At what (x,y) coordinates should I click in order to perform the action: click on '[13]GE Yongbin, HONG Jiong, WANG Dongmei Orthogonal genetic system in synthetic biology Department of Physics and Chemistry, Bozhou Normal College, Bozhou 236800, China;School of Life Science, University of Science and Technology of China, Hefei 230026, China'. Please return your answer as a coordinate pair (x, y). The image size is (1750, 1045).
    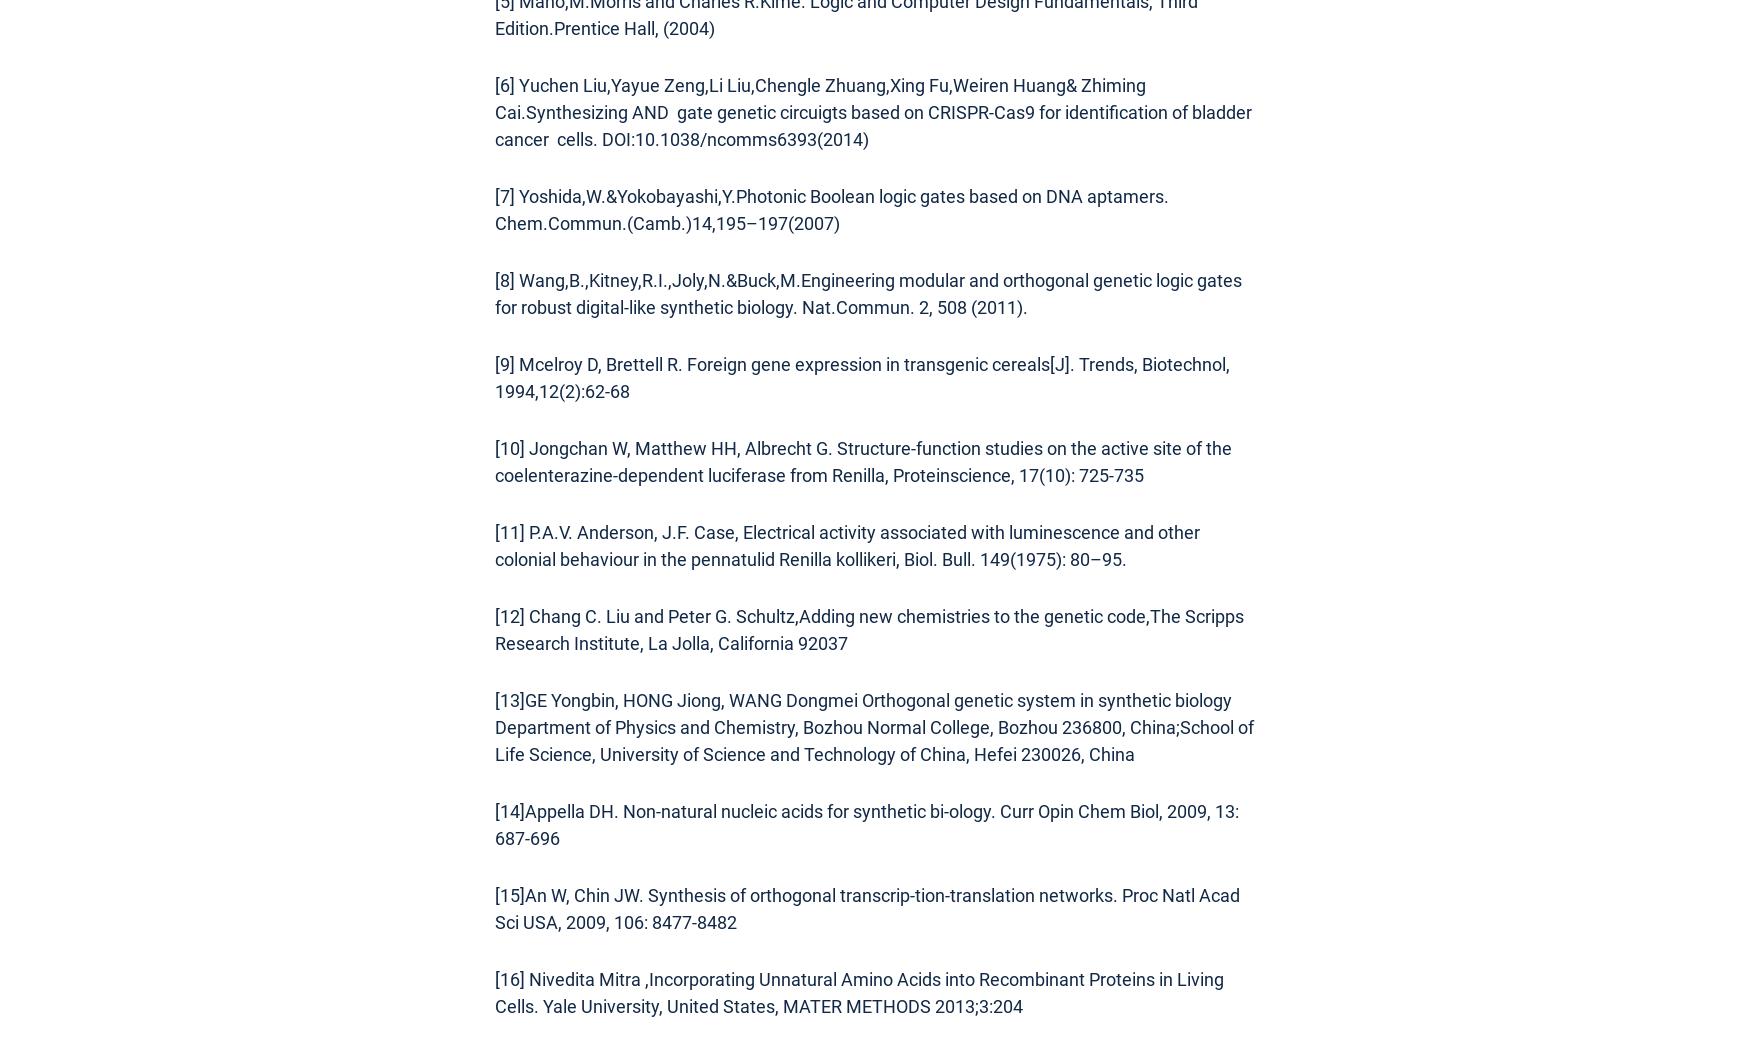
    Looking at the image, I should click on (874, 726).